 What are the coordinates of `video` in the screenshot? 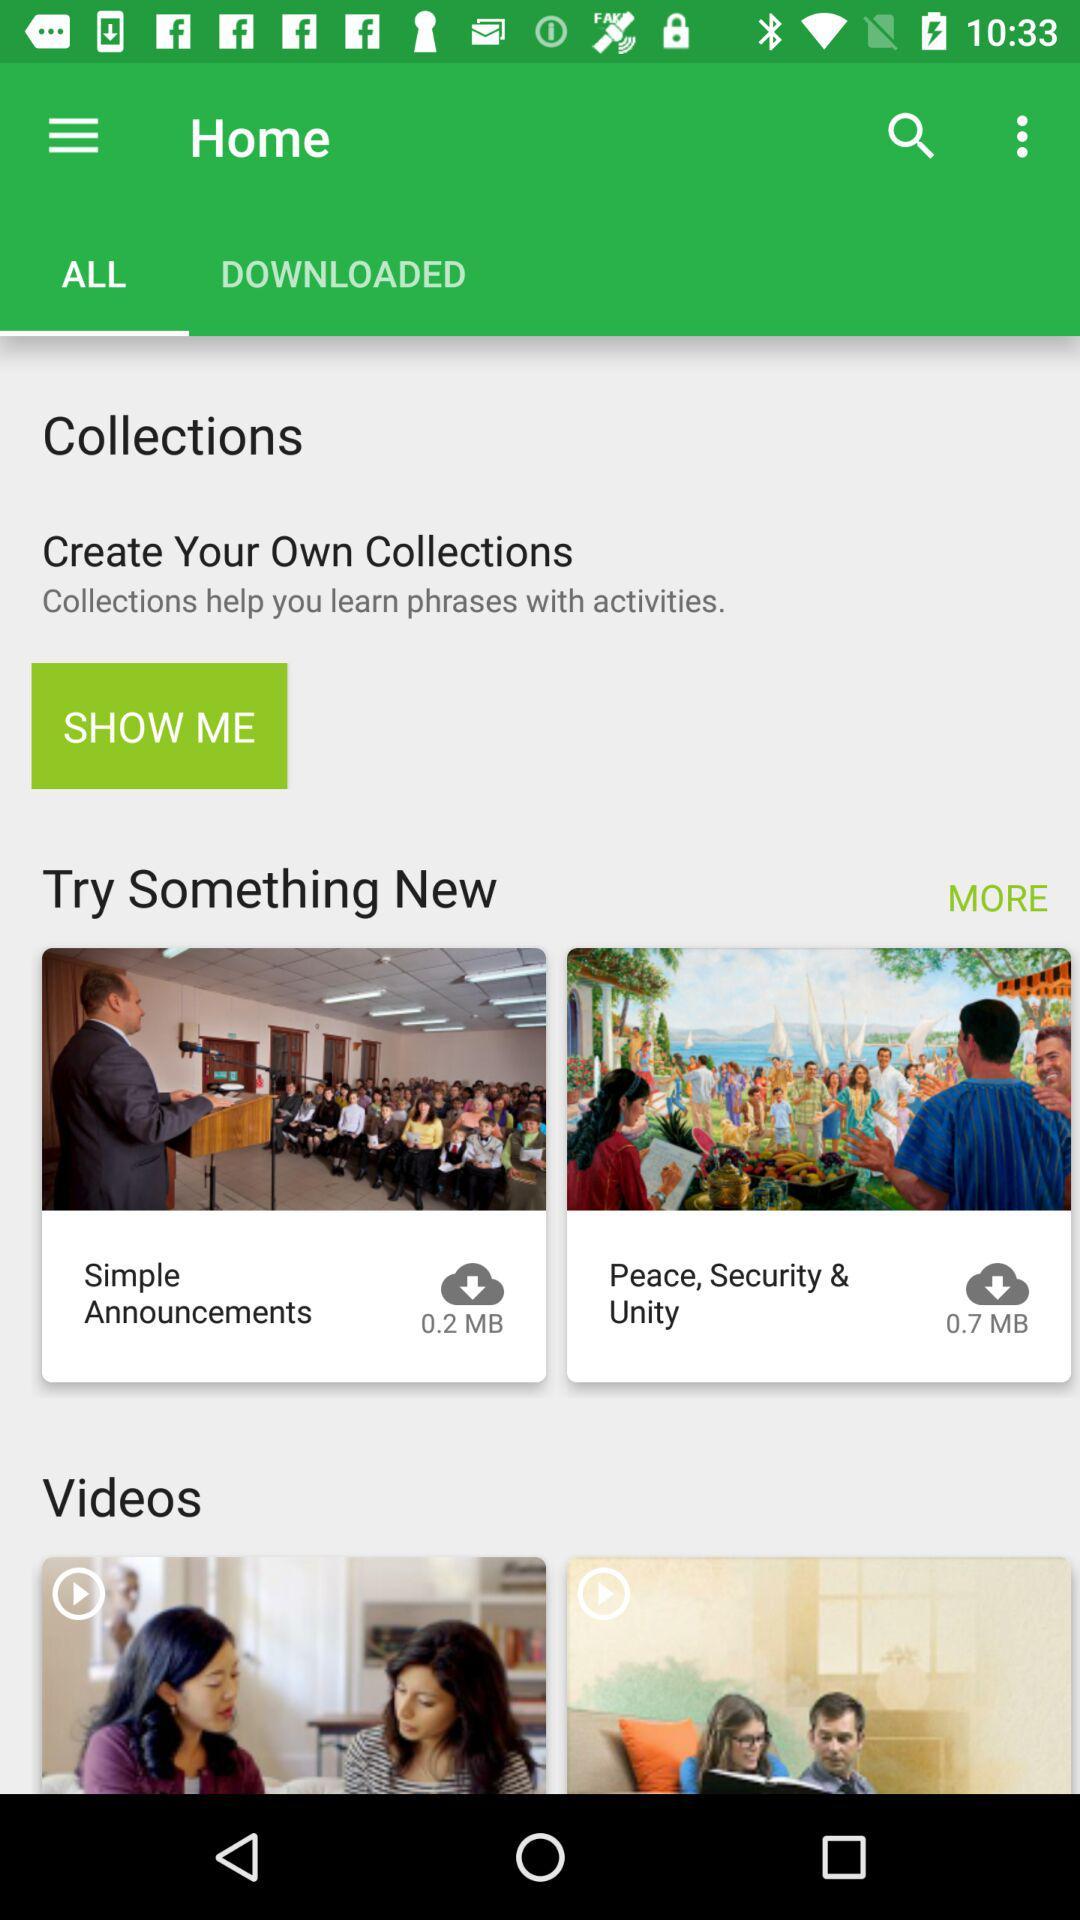 It's located at (818, 1078).